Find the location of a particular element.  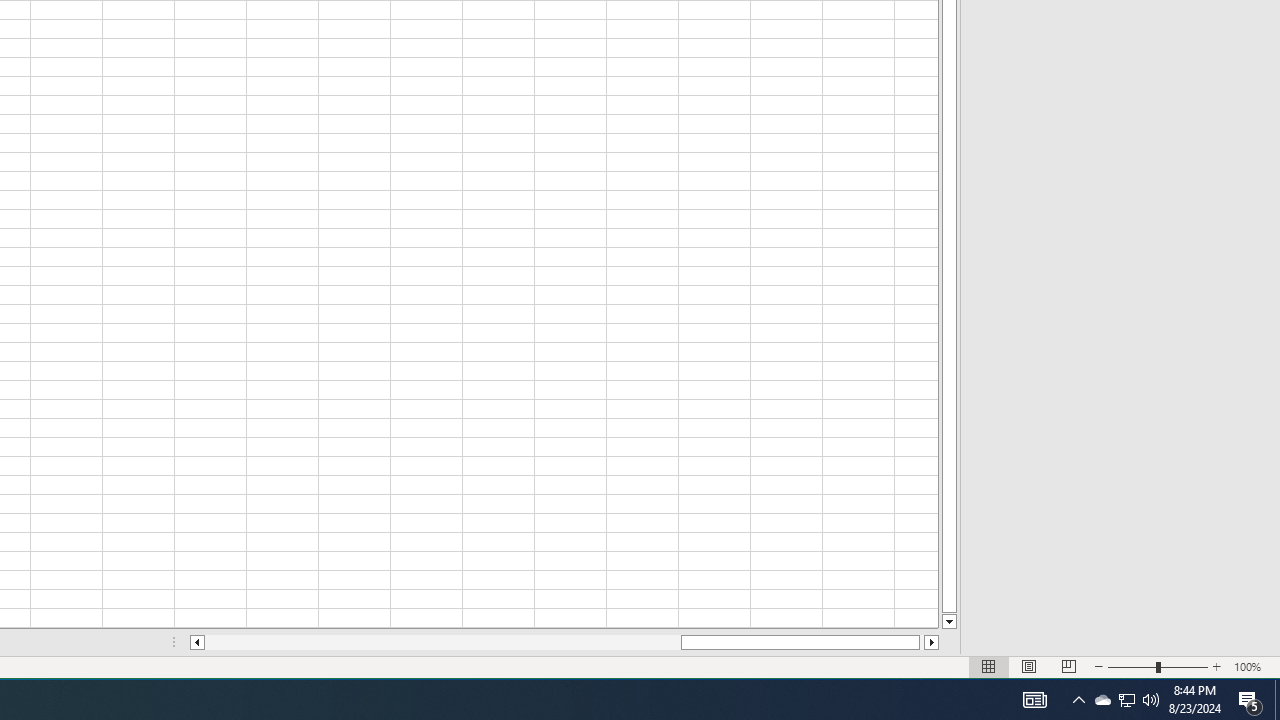

'Action Center, 5 new notifications' is located at coordinates (1250, 698).